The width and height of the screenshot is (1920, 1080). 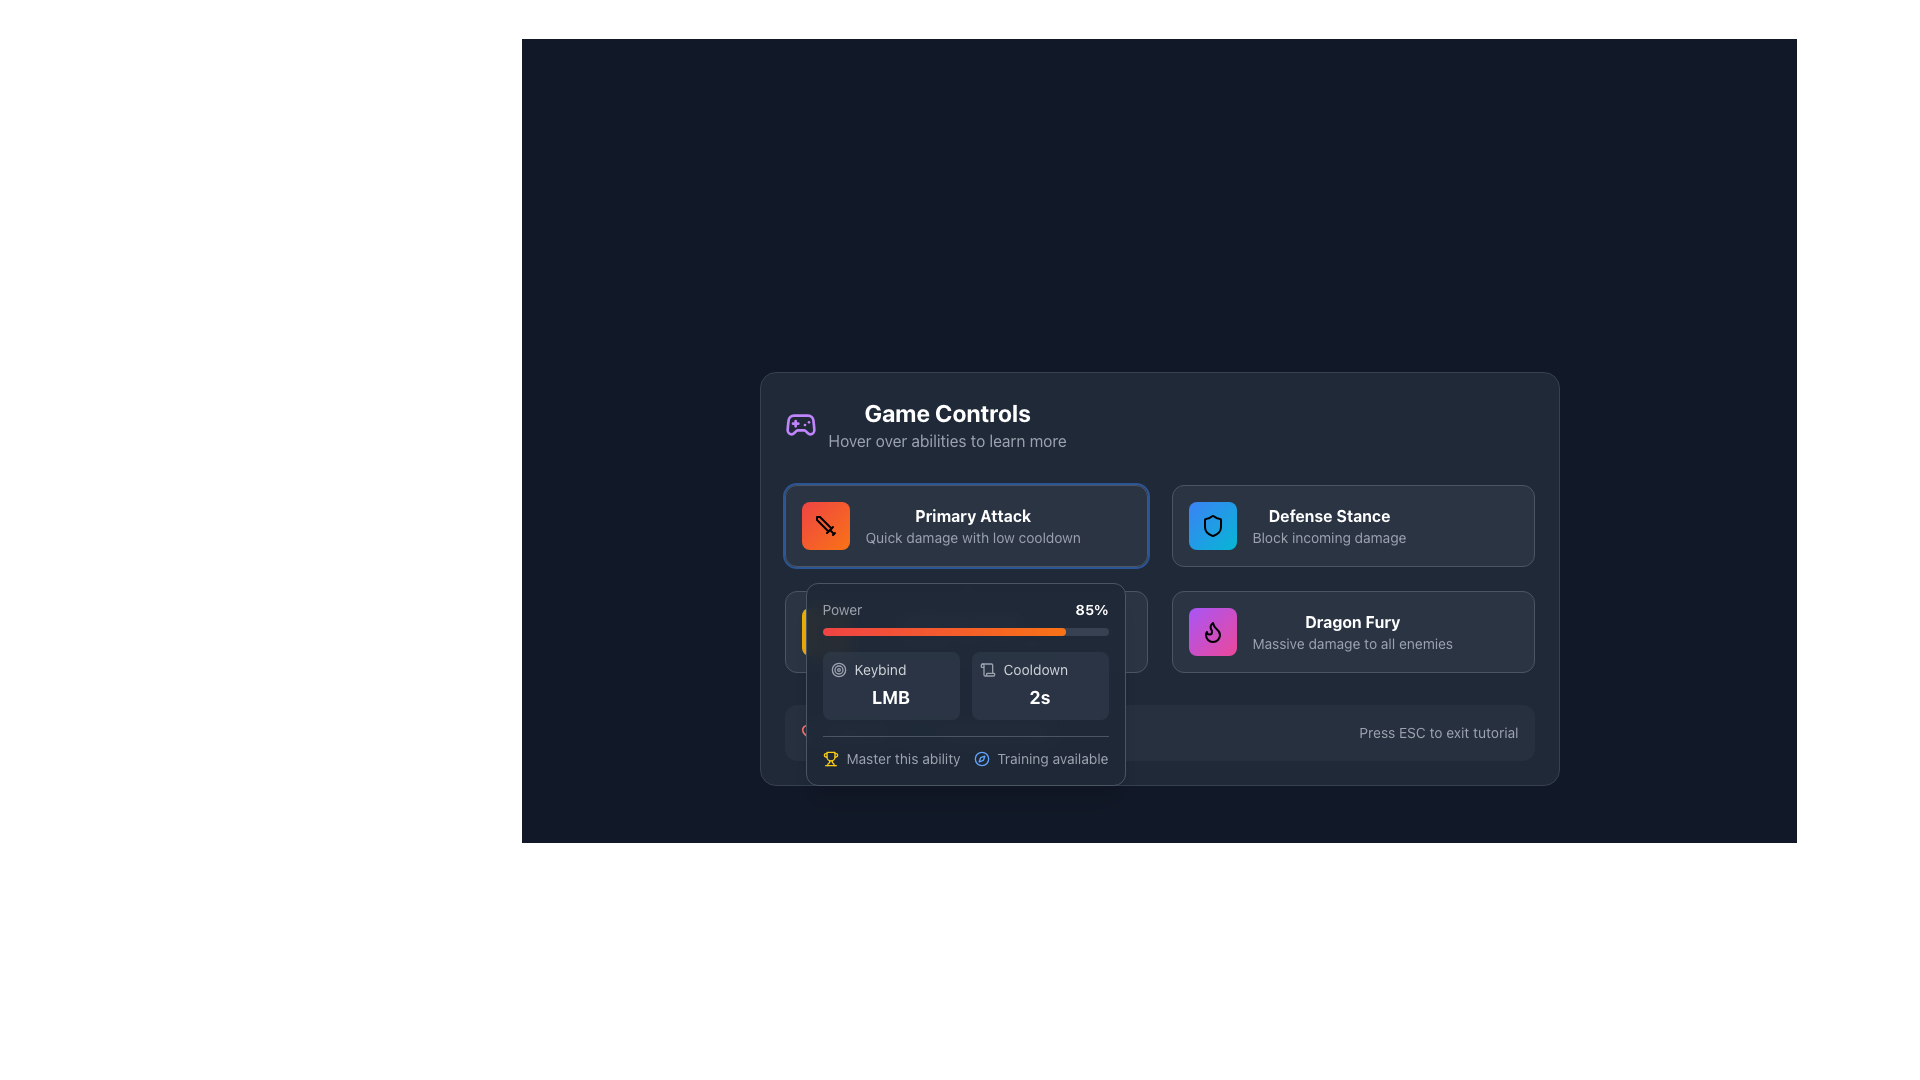 I want to click on descriptive text label located directly below the 'Defense Stance' label, which provides additional information about the ability, so click(x=1329, y=536).